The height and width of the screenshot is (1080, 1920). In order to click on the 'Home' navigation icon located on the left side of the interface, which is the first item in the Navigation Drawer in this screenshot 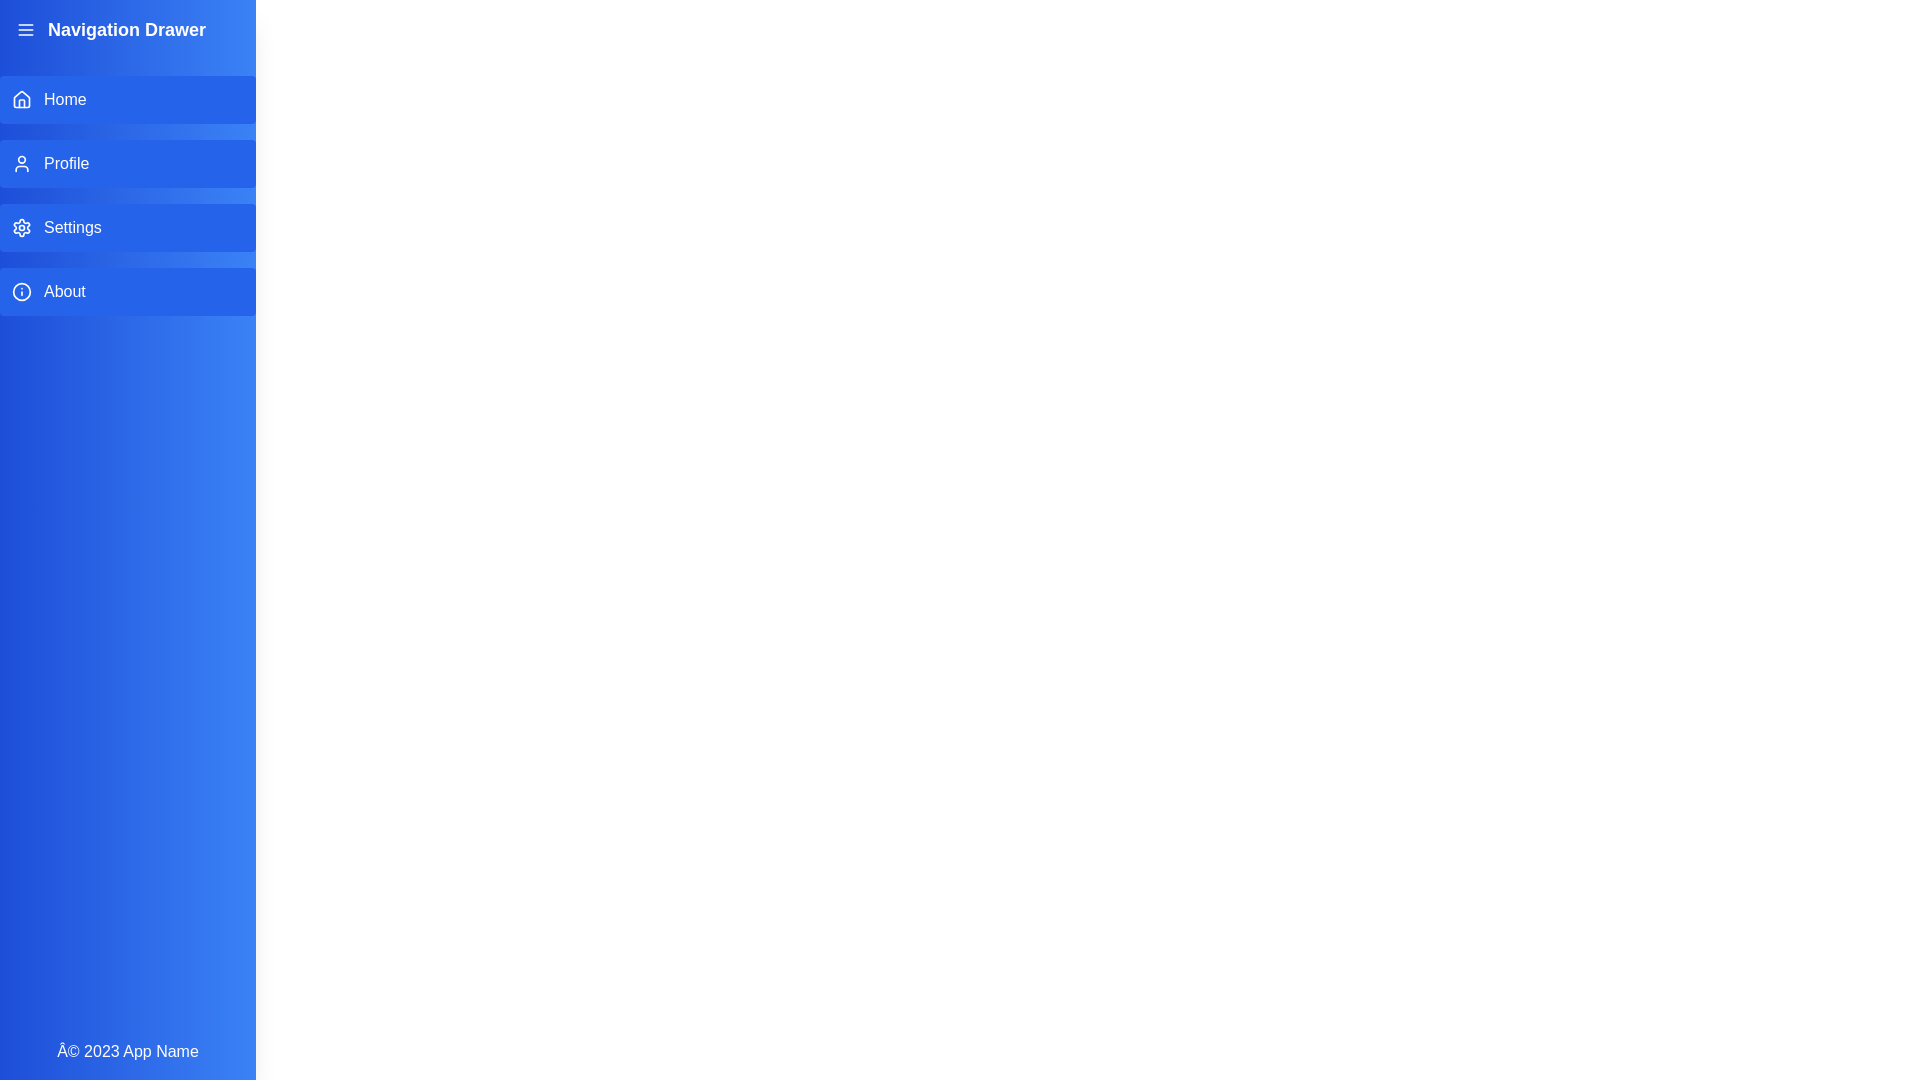, I will do `click(22, 100)`.